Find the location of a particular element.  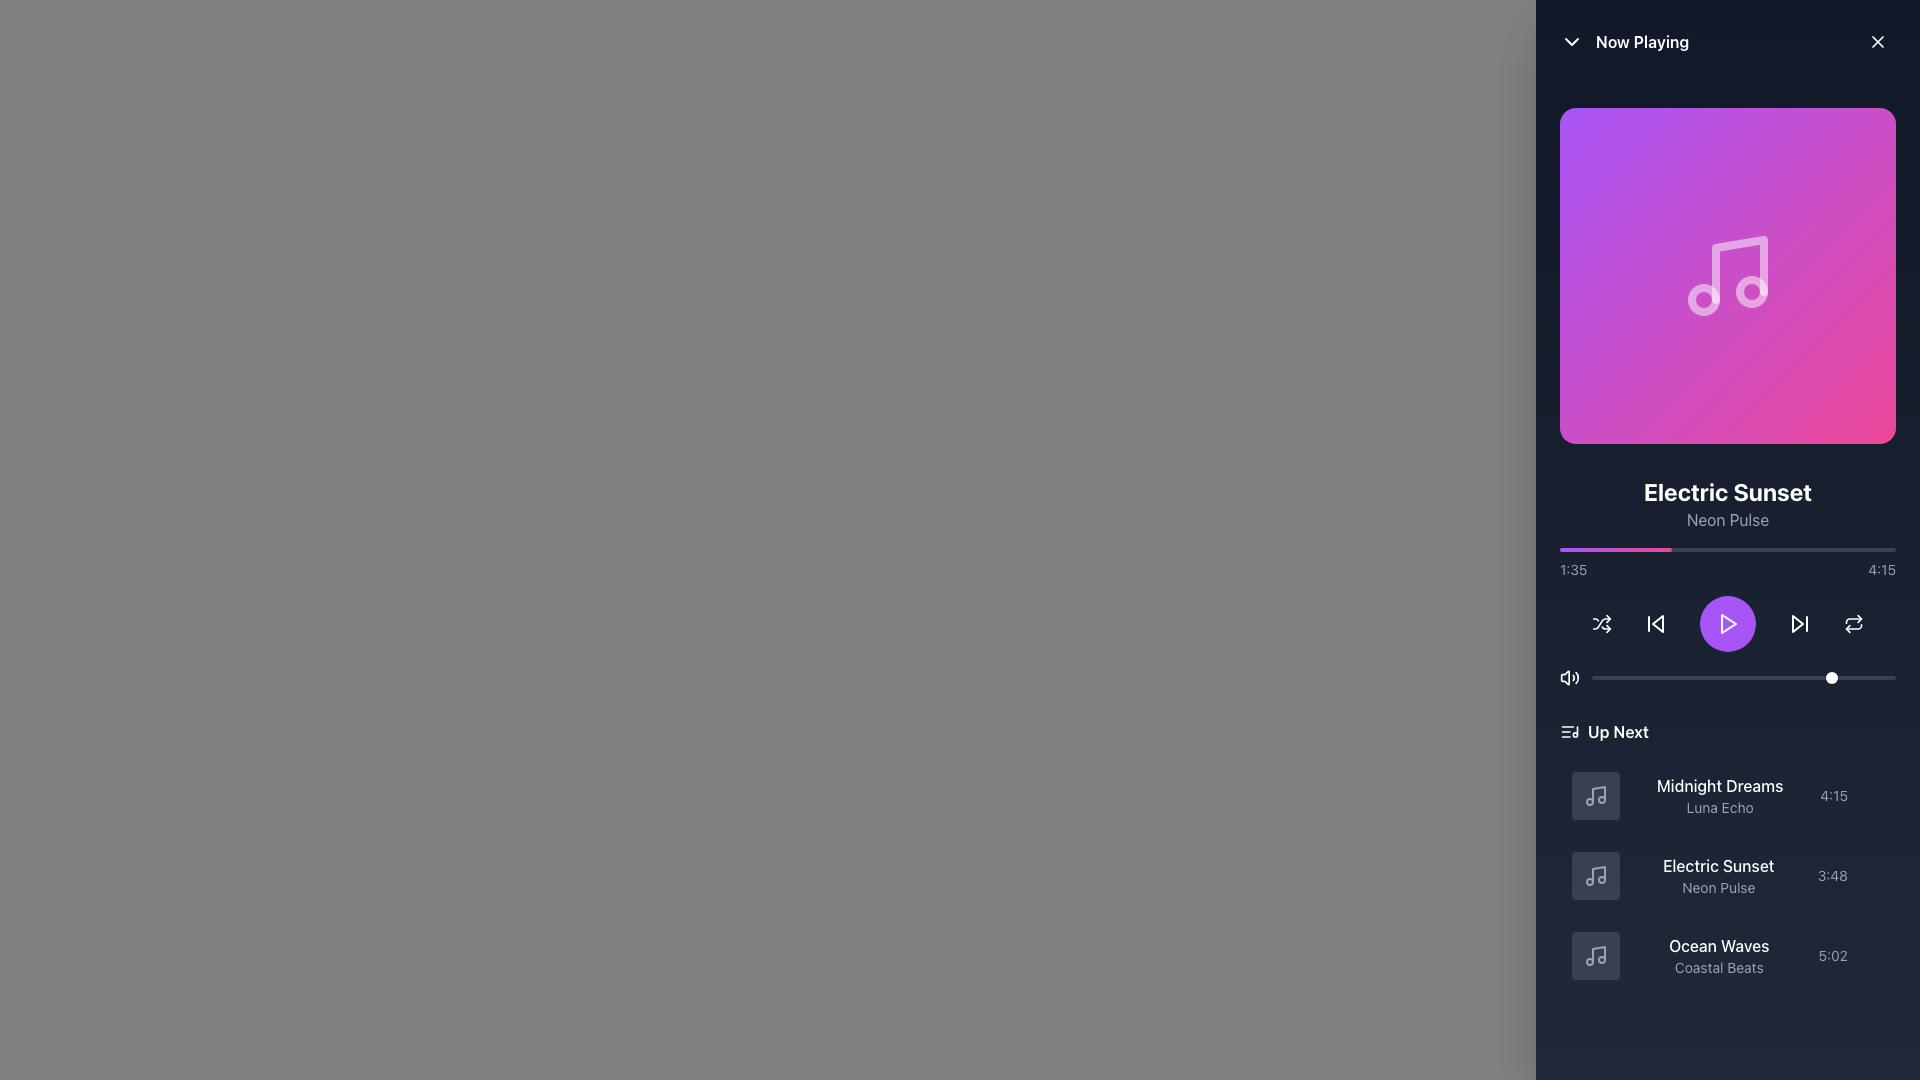

the Floating Action Button (FAB) located at the bottom-right corner of the interface is located at coordinates (1879, 1039).